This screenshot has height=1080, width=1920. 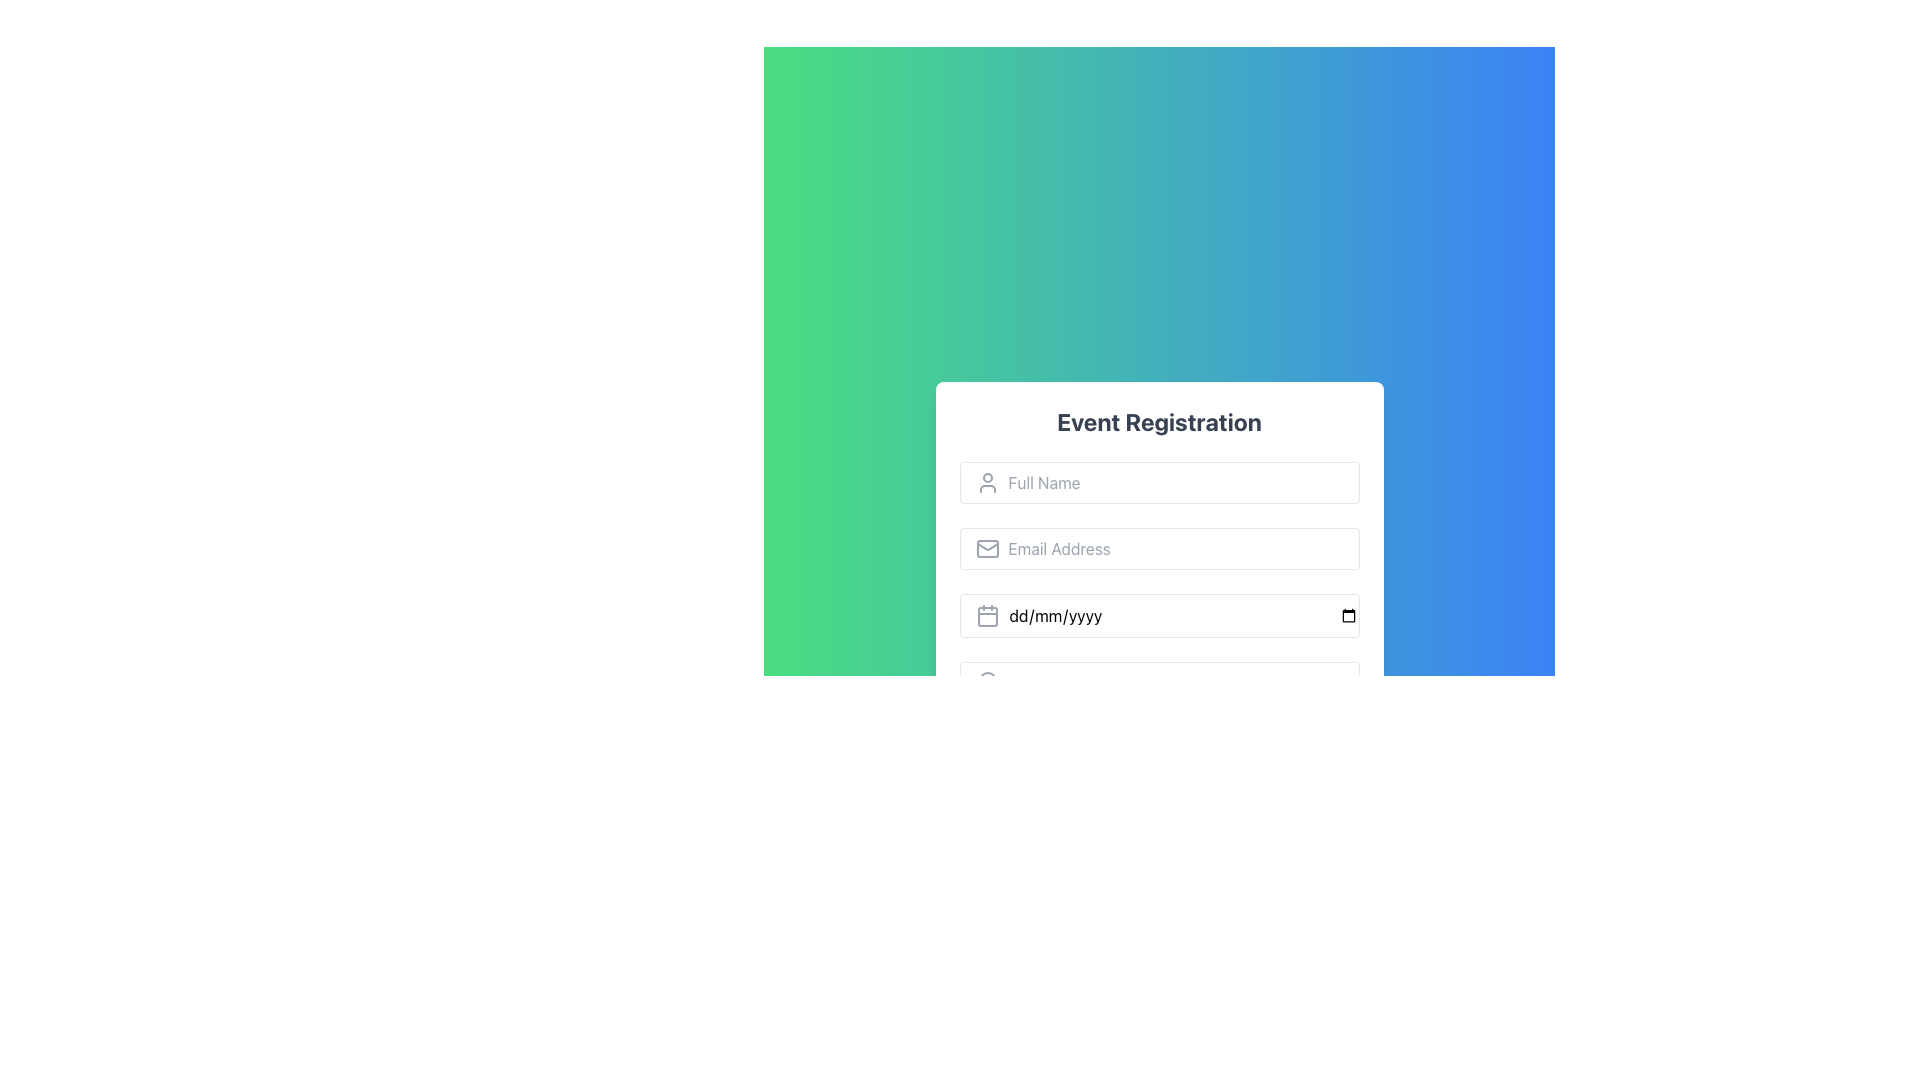 I want to click on the pin-shaped icon representing a location marker in the fourth section of the 'Event Registration' form, positioned near the left edge of the input field, so click(x=987, y=681).